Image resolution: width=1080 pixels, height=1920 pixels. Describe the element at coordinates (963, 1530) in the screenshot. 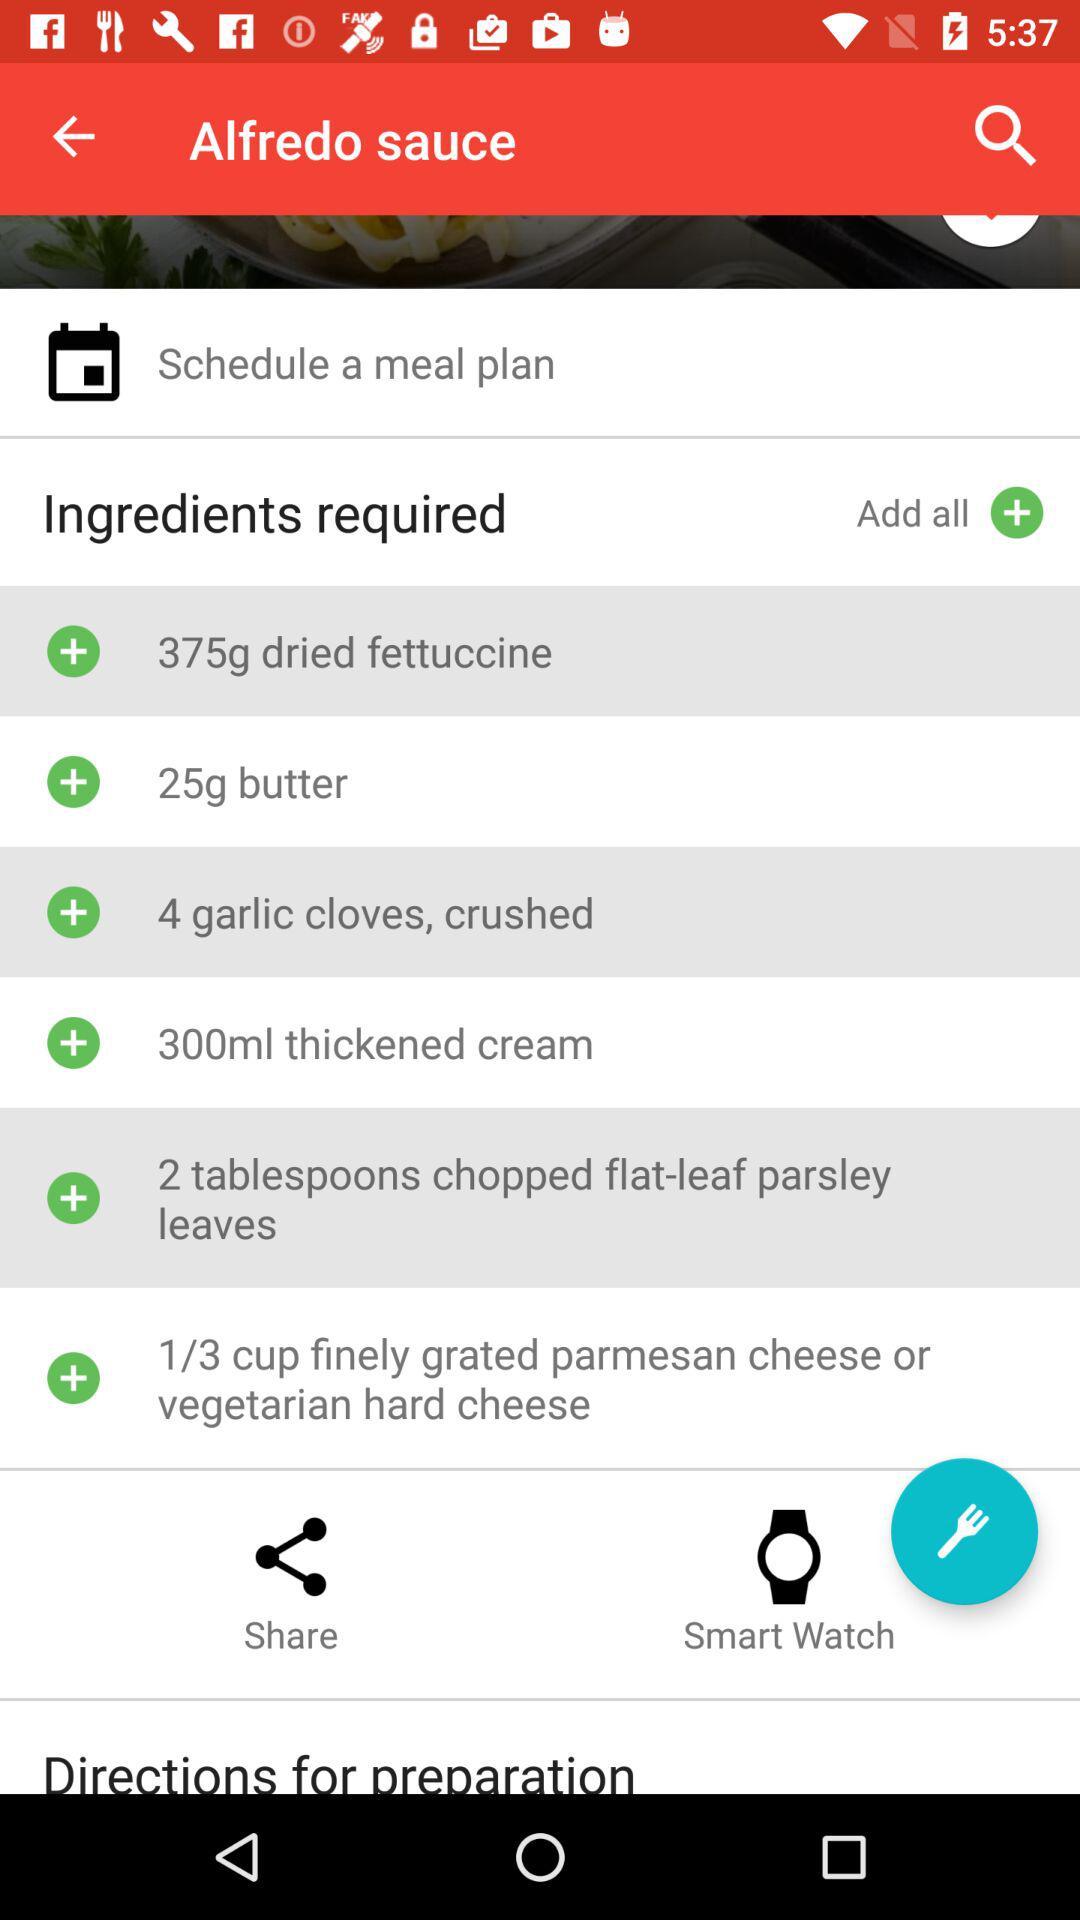

I see `to menu` at that location.